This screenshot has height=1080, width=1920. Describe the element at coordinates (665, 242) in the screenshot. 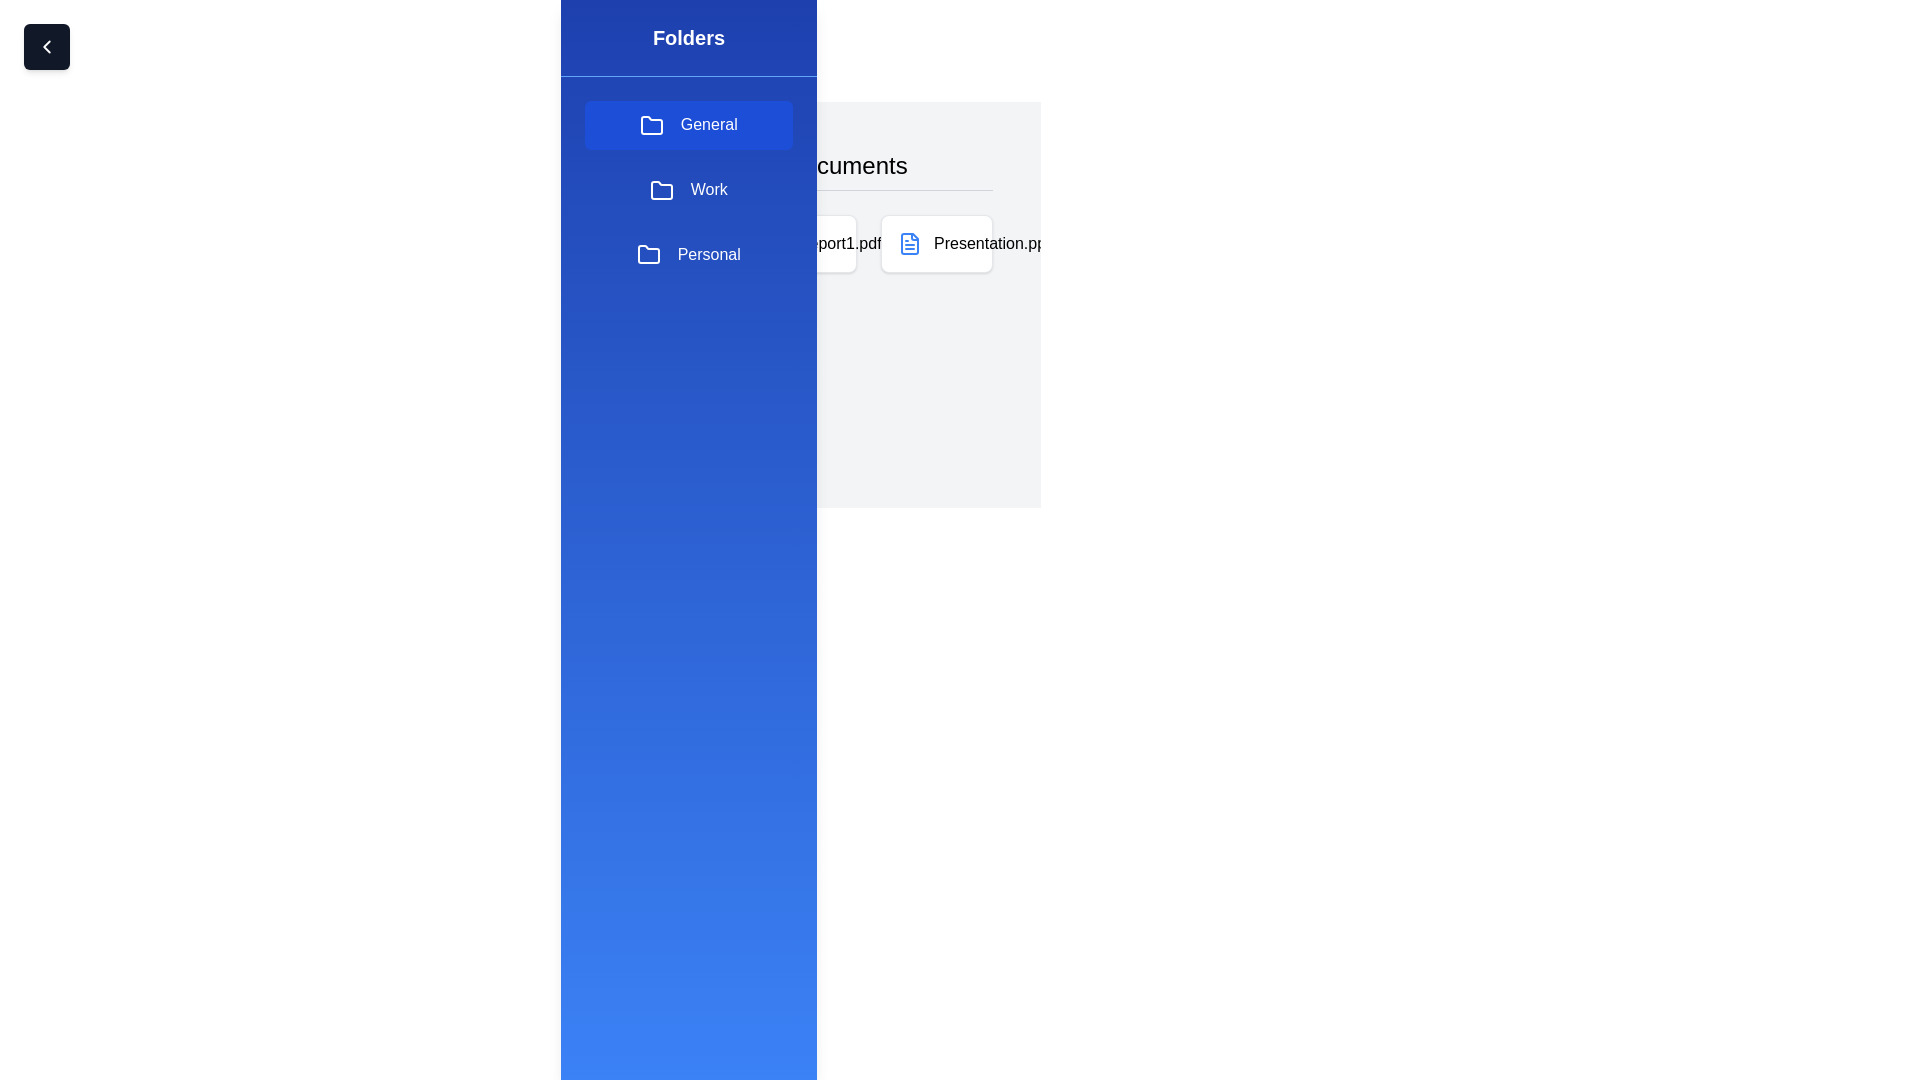

I see `the visual representation of the file named 'File1.docx' located at the top-left of the grid layout in the file browser interface` at that location.